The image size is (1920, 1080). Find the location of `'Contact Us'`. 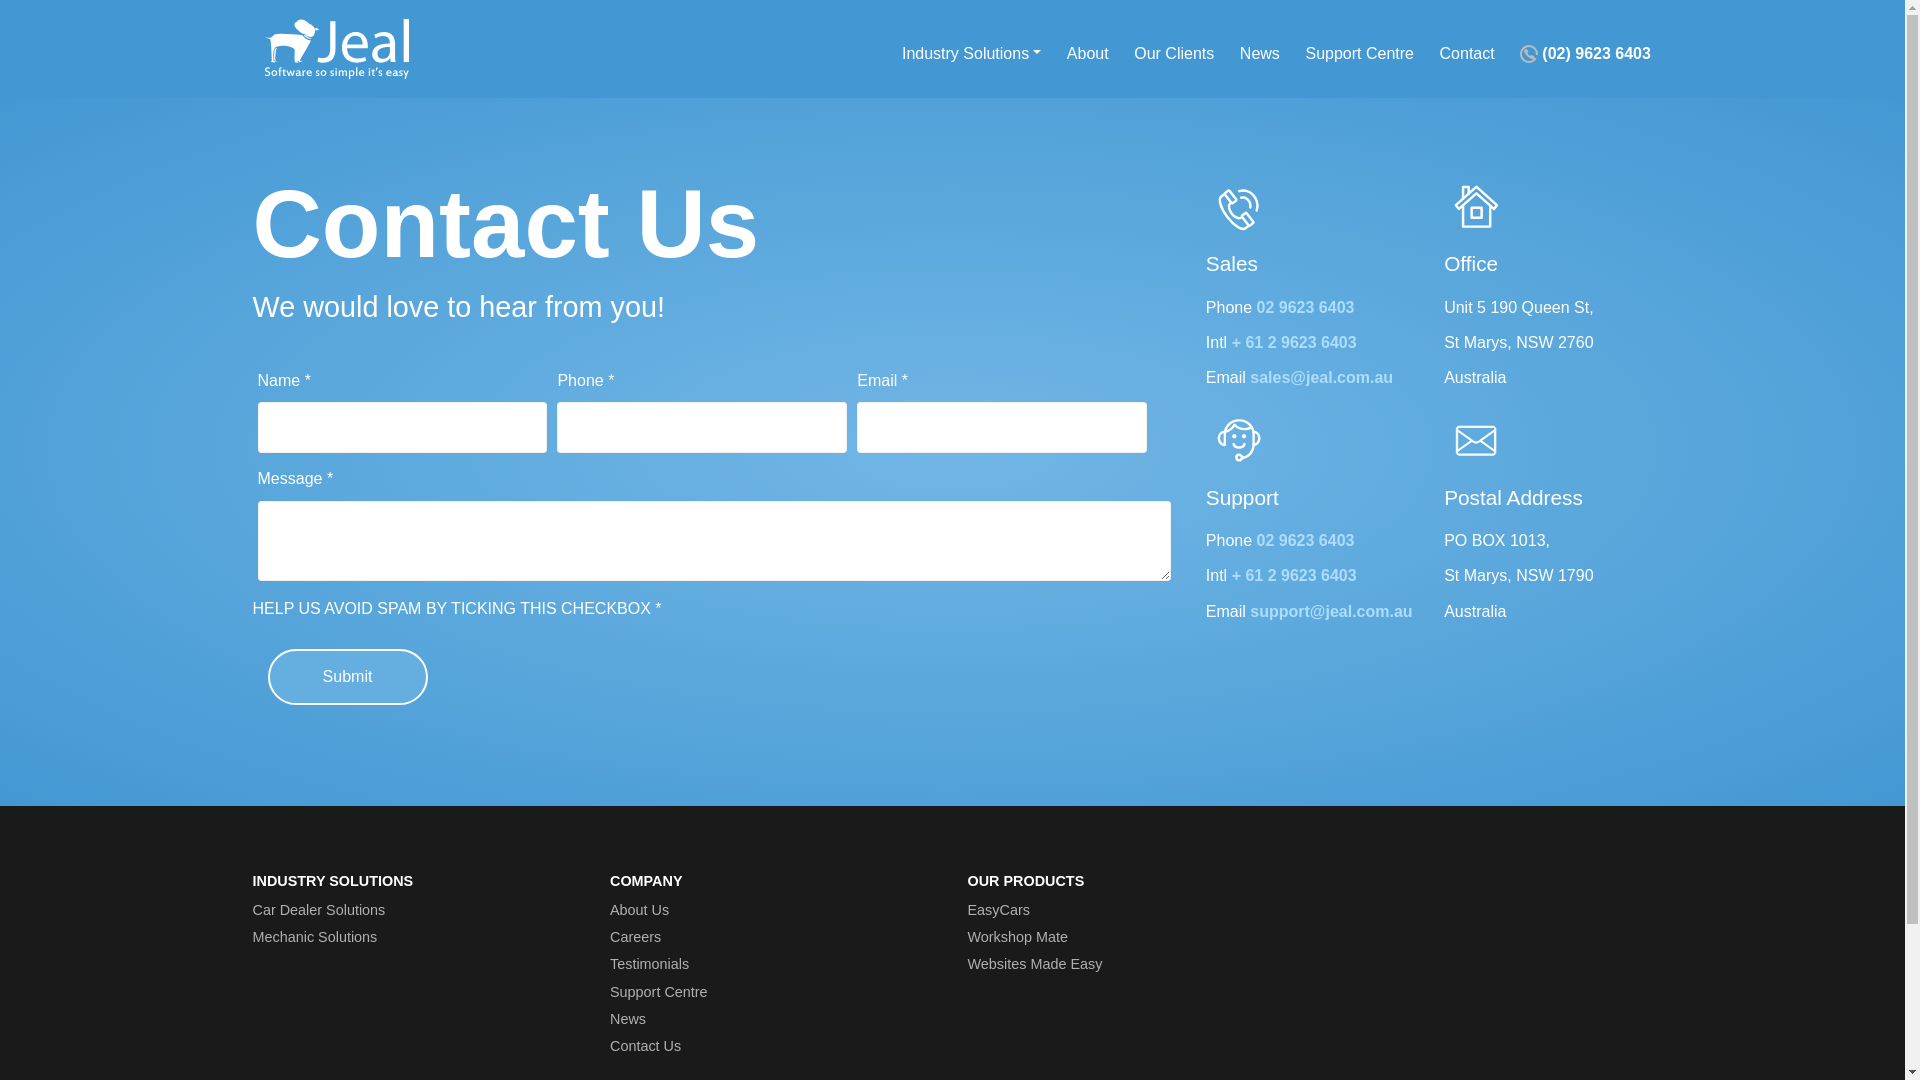

'Contact Us' is located at coordinates (645, 1044).